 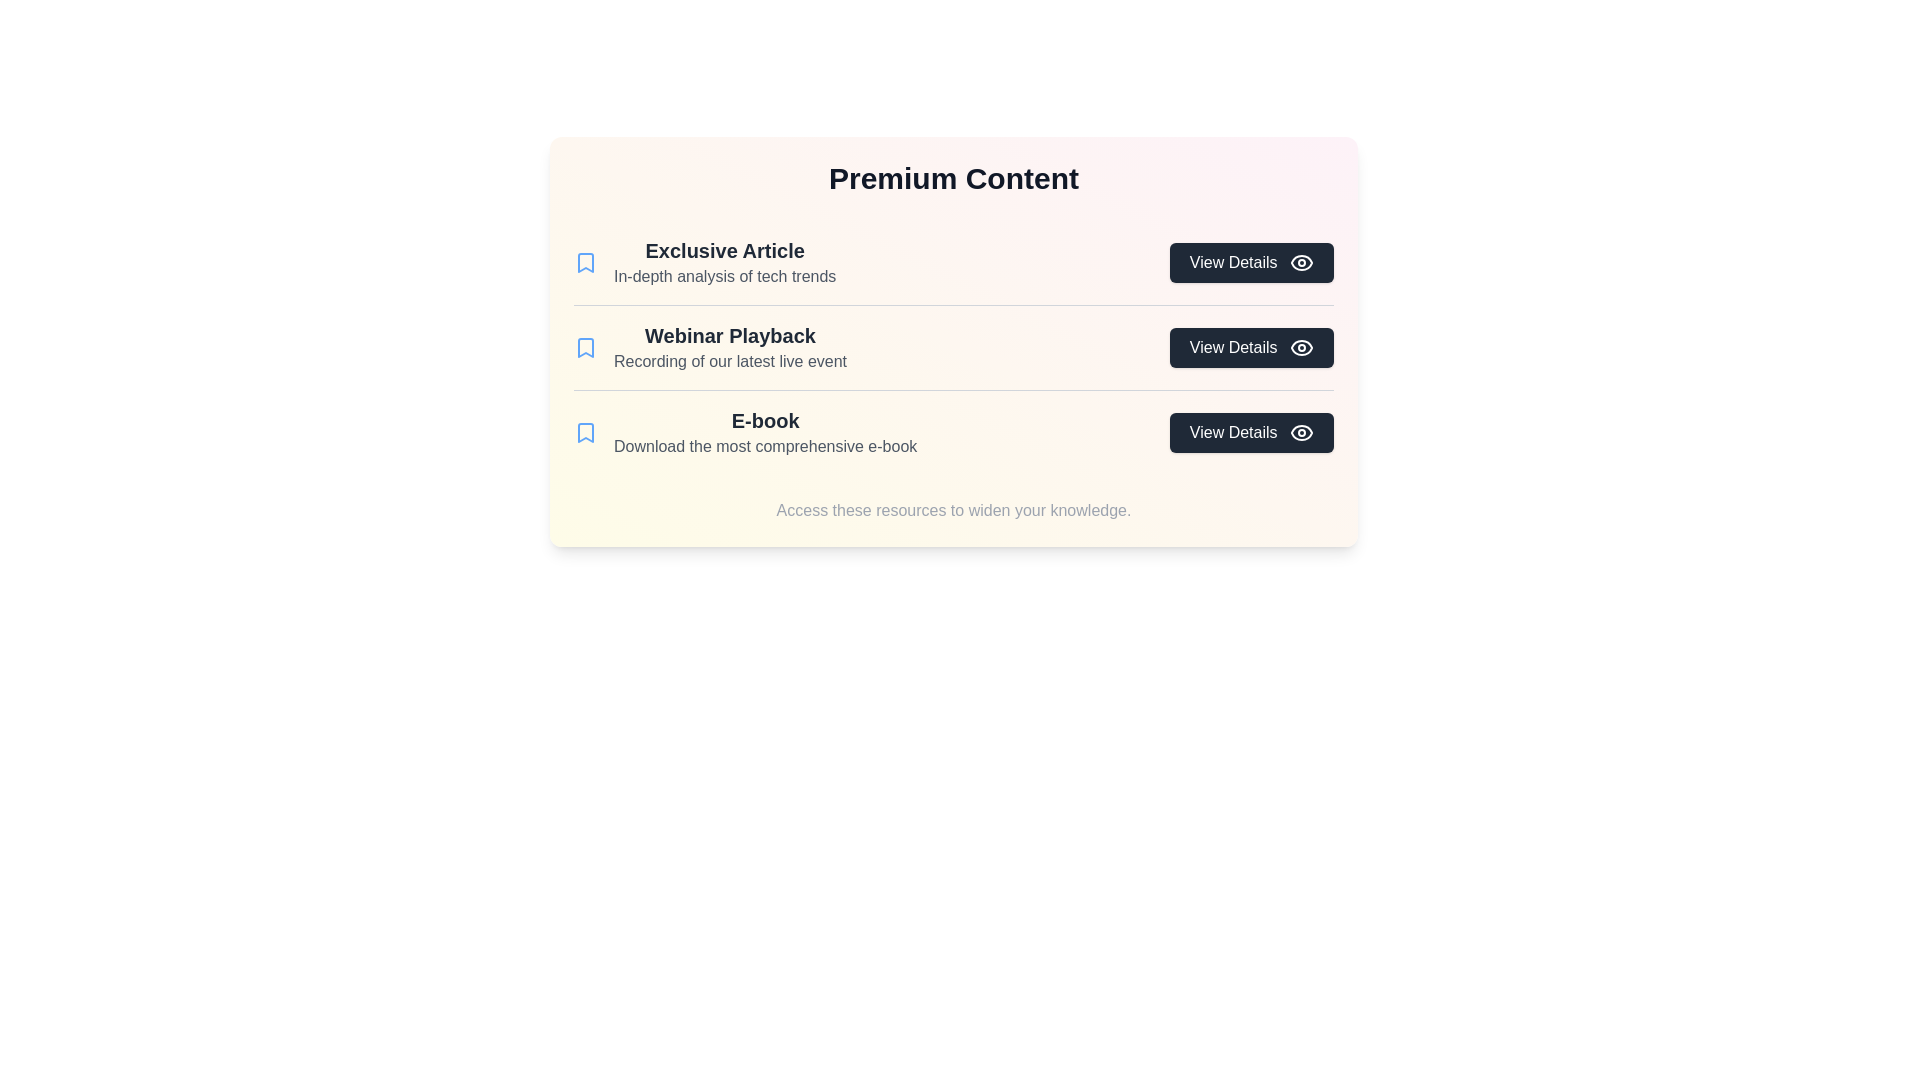 I want to click on the 'View Details' button for the content item E-book, so click(x=1250, y=431).